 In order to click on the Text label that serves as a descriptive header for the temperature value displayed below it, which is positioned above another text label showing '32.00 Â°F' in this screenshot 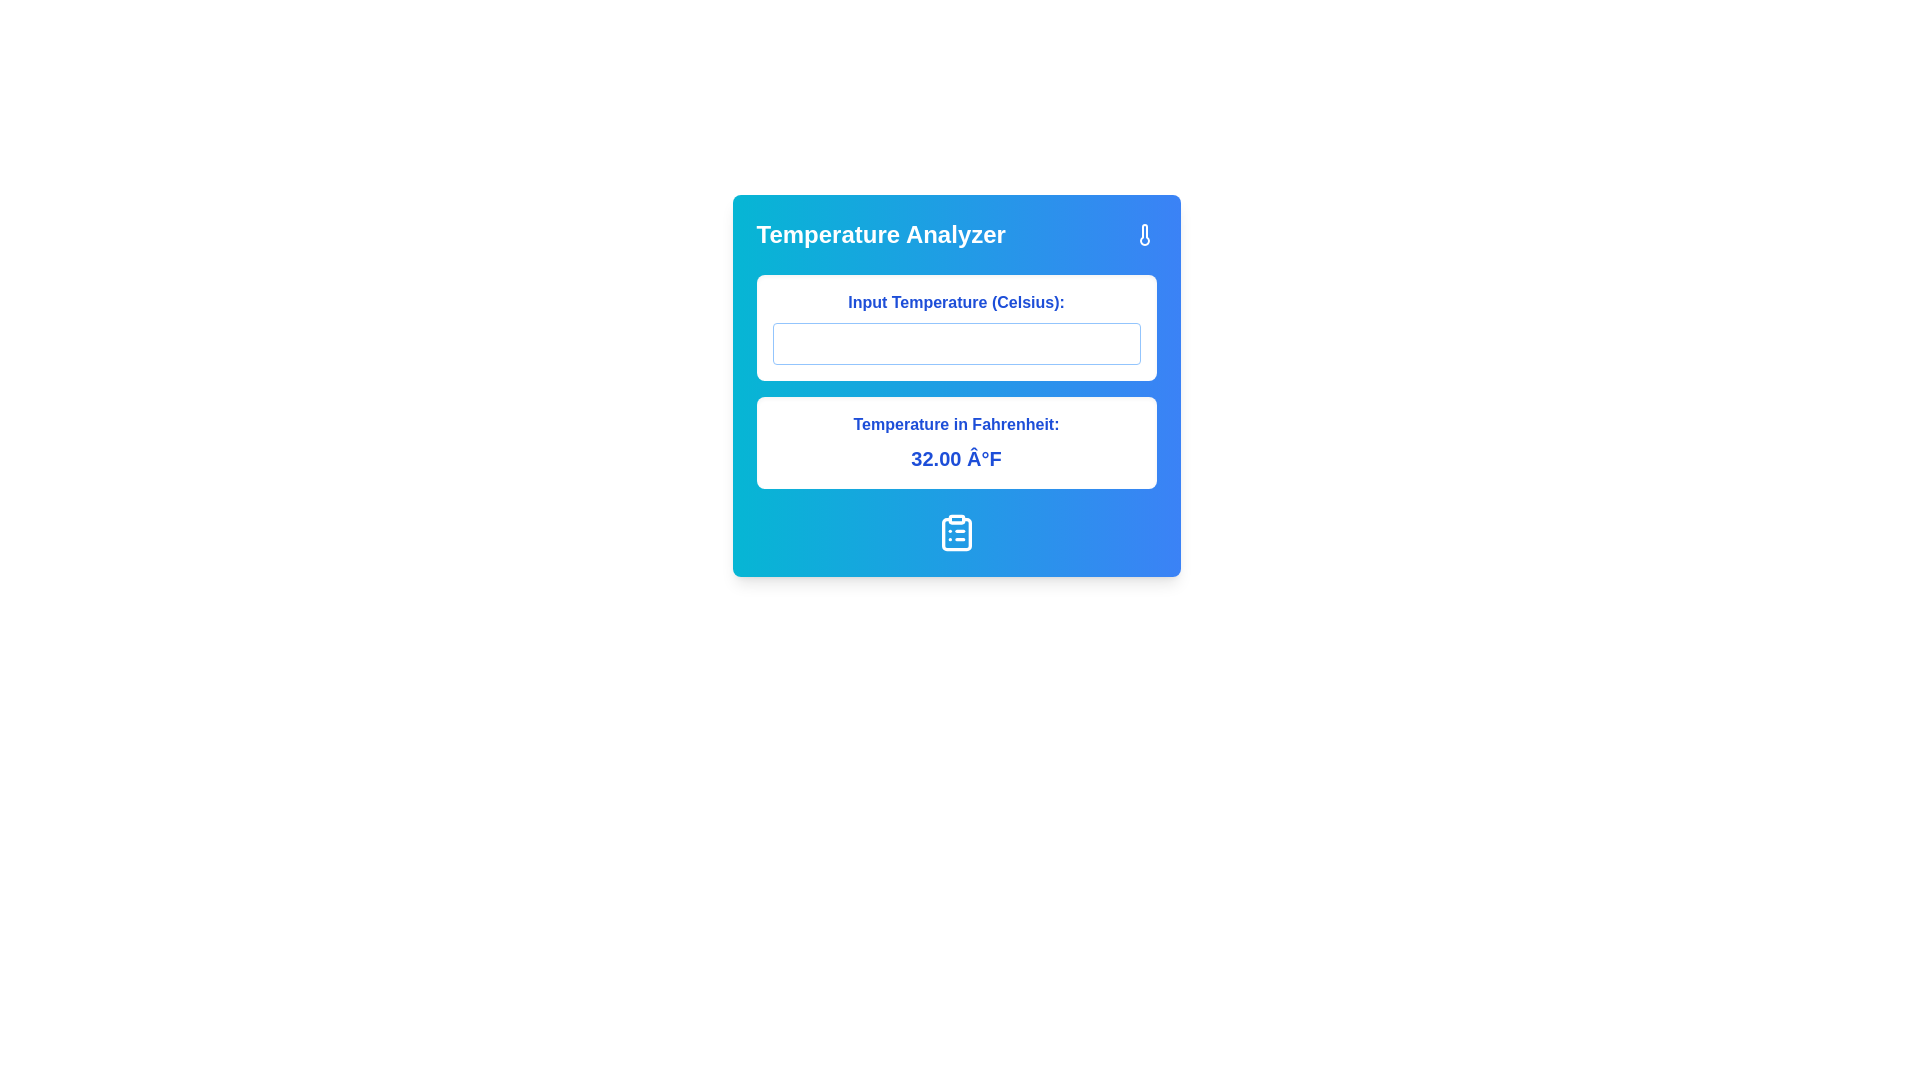, I will do `click(955, 423)`.